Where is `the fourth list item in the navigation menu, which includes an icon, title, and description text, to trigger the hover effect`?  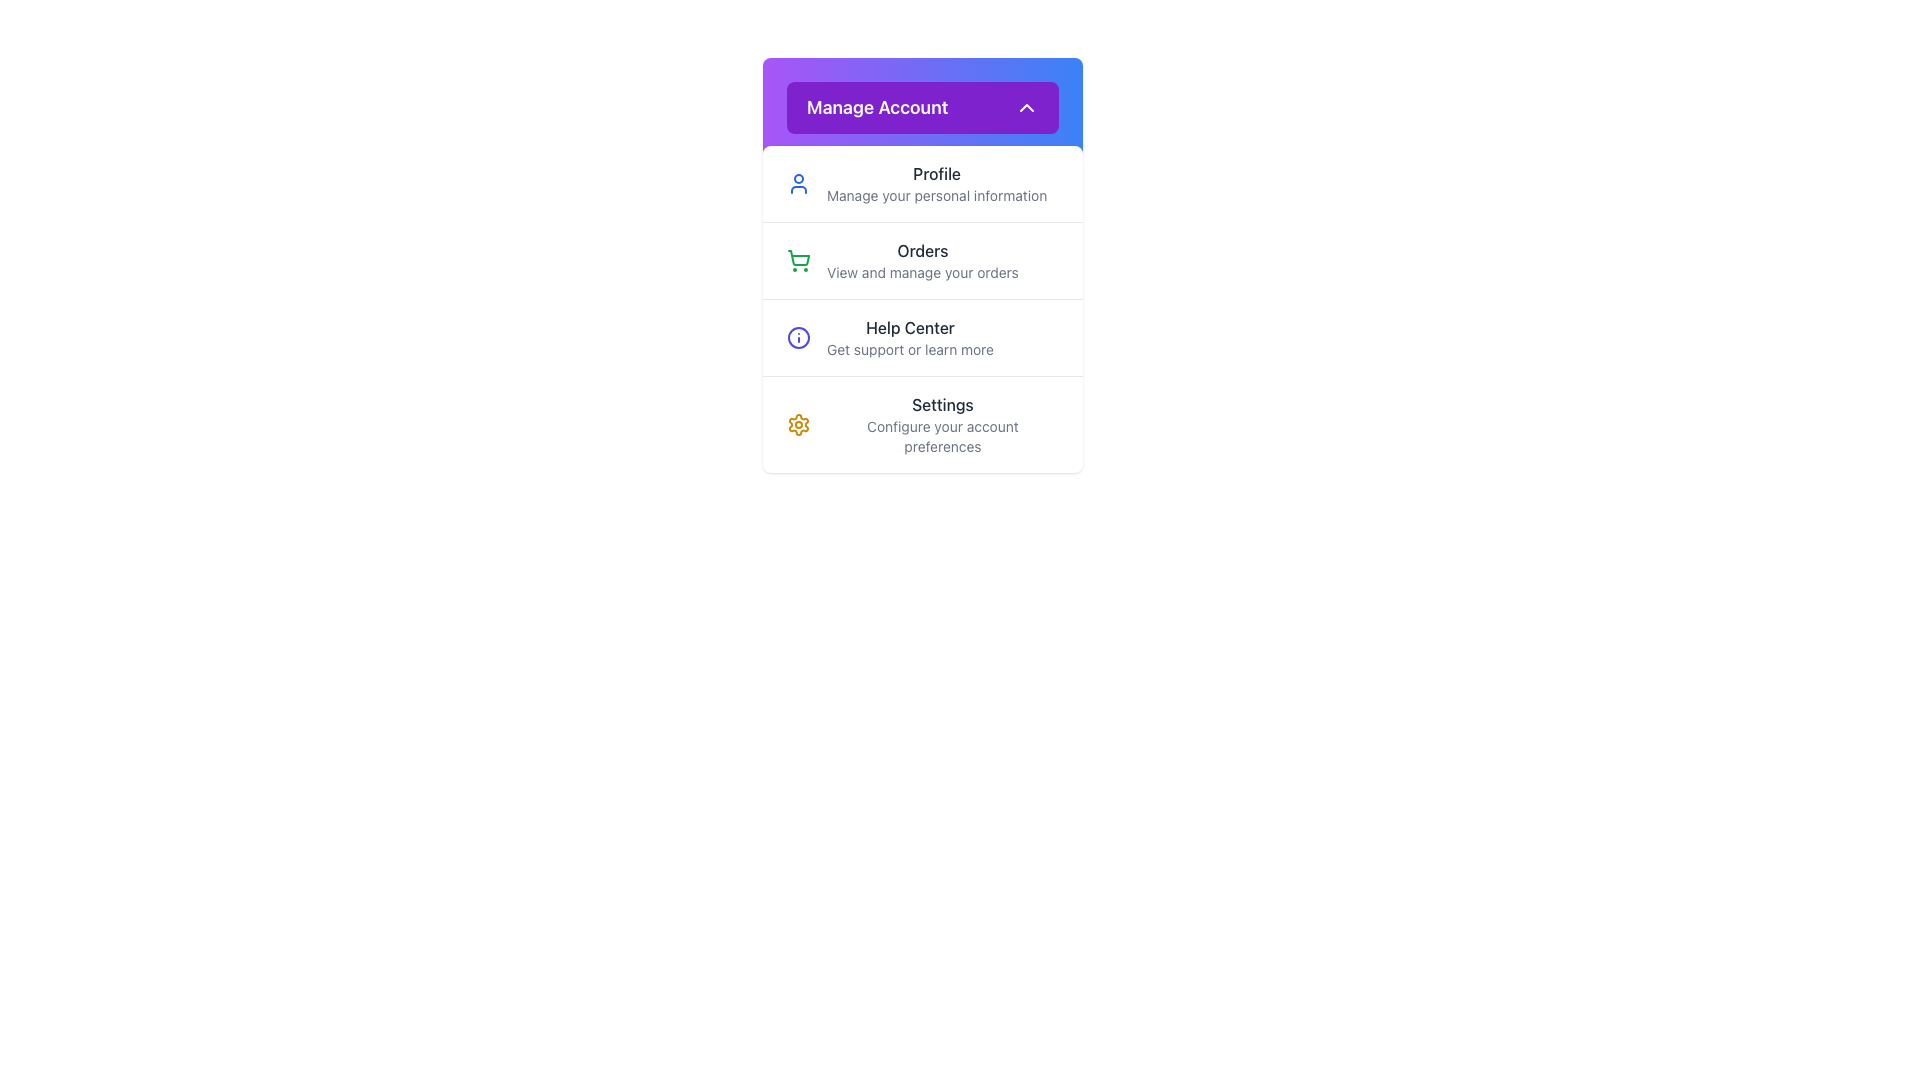 the fourth list item in the navigation menu, which includes an icon, title, and description text, to trigger the hover effect is located at coordinates (921, 423).